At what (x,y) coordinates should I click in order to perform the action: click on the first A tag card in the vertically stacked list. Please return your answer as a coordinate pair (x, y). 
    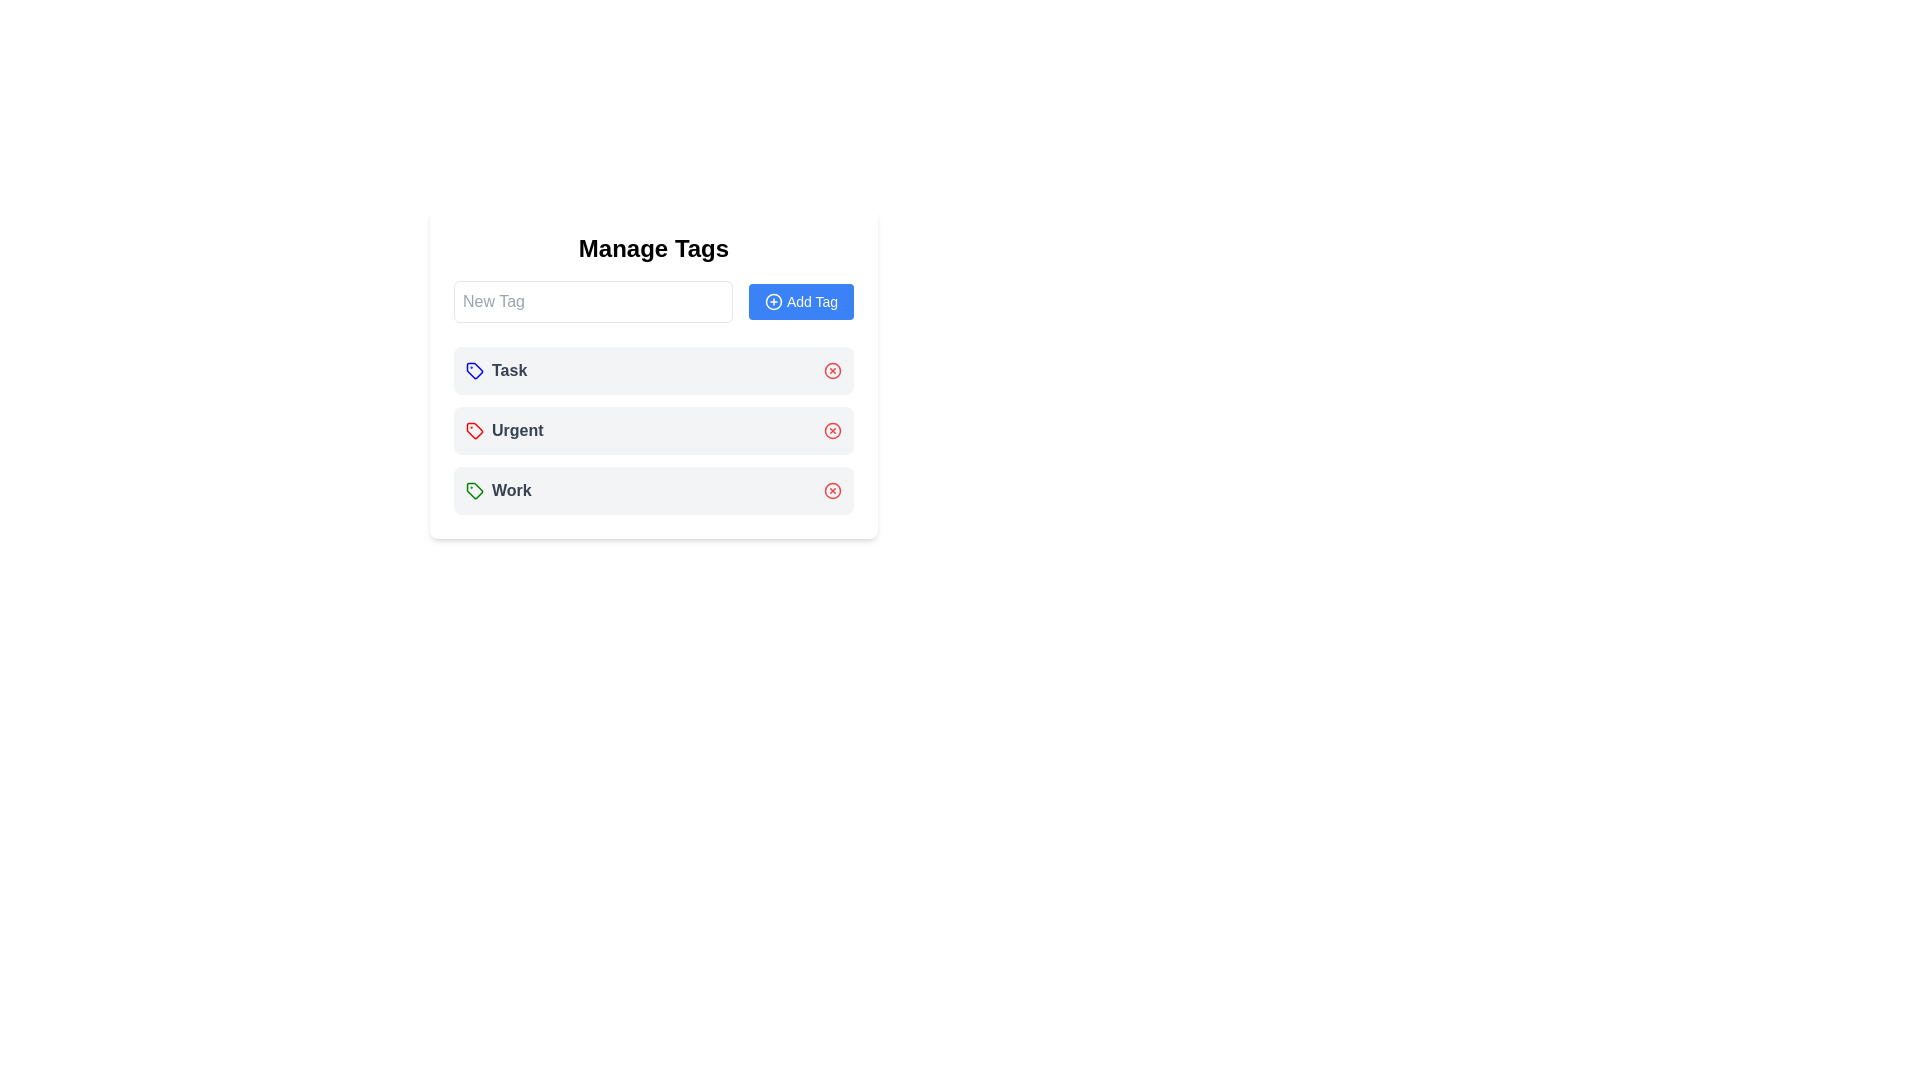
    Looking at the image, I should click on (653, 370).